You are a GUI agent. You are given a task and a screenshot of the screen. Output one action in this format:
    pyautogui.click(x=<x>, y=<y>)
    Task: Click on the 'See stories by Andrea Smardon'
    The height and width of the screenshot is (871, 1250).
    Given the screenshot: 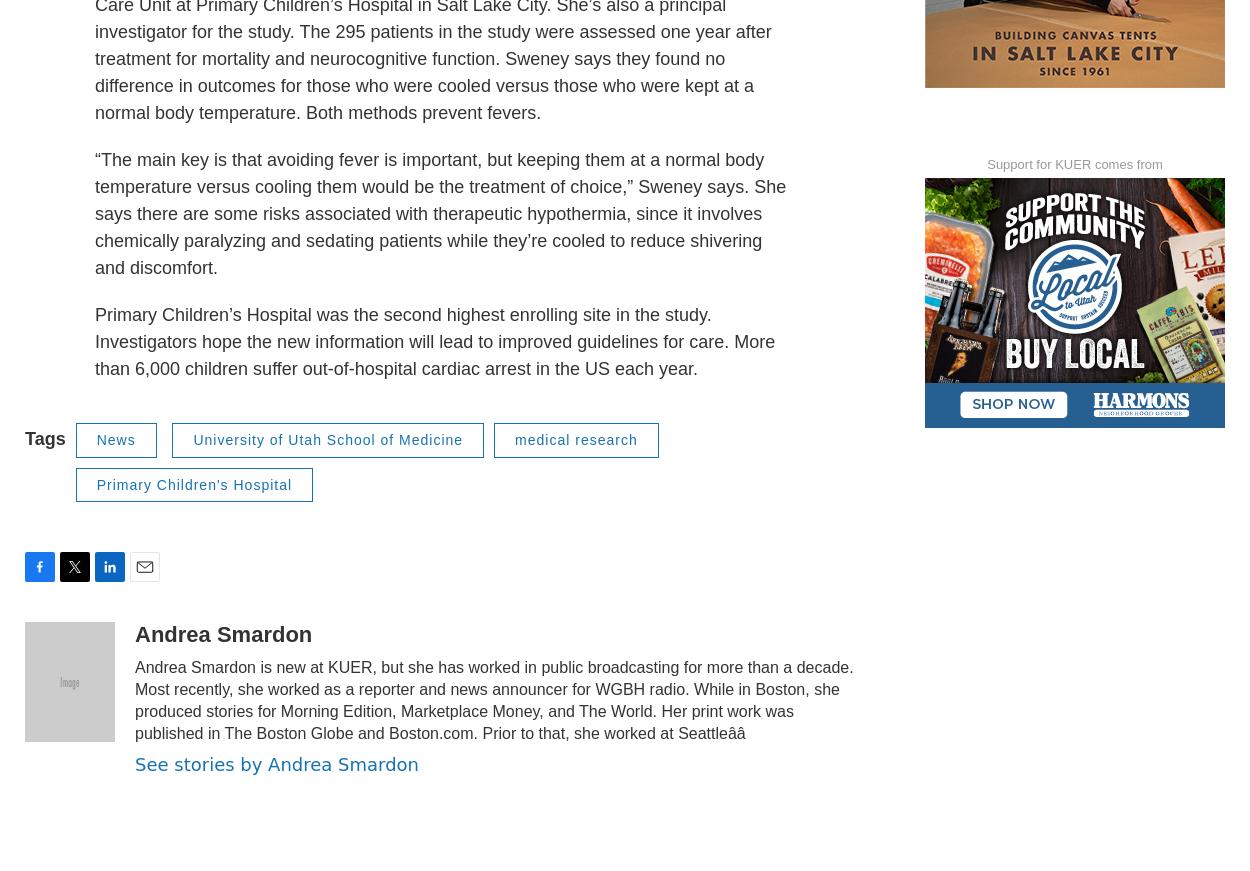 What is the action you would take?
    pyautogui.click(x=277, y=807)
    